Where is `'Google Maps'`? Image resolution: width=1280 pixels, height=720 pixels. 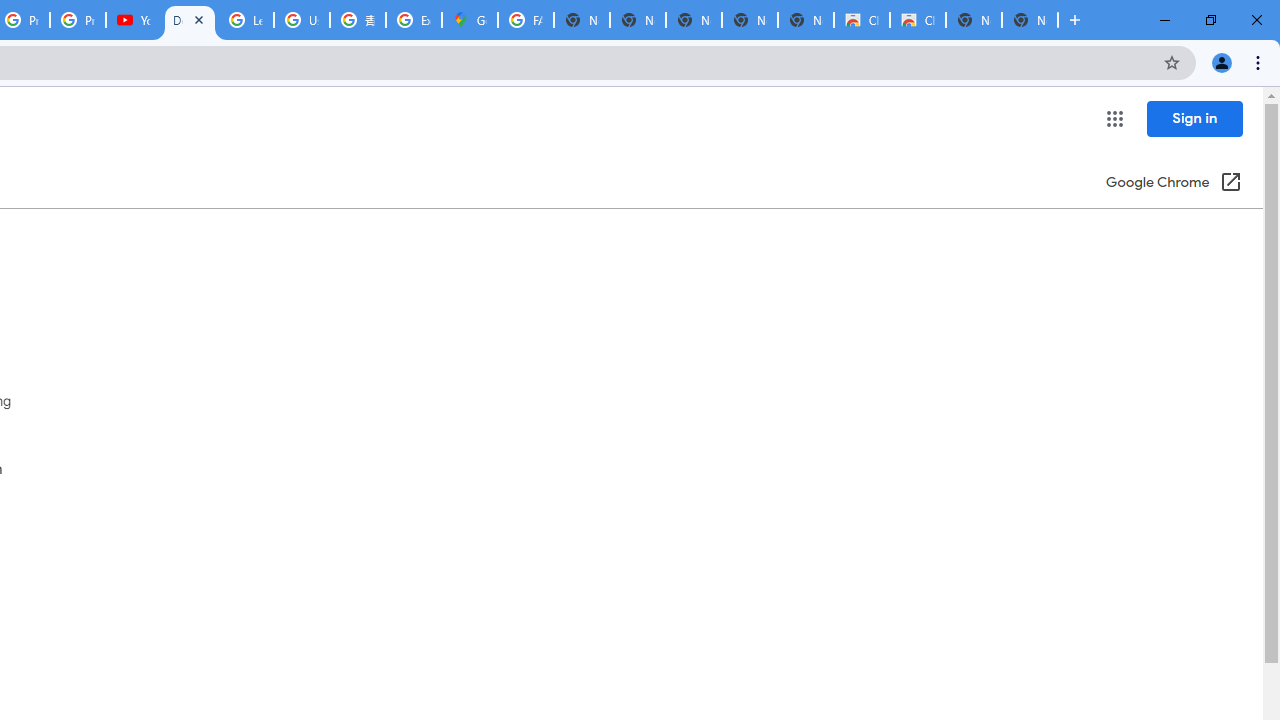 'Google Maps' is located at coordinates (468, 20).